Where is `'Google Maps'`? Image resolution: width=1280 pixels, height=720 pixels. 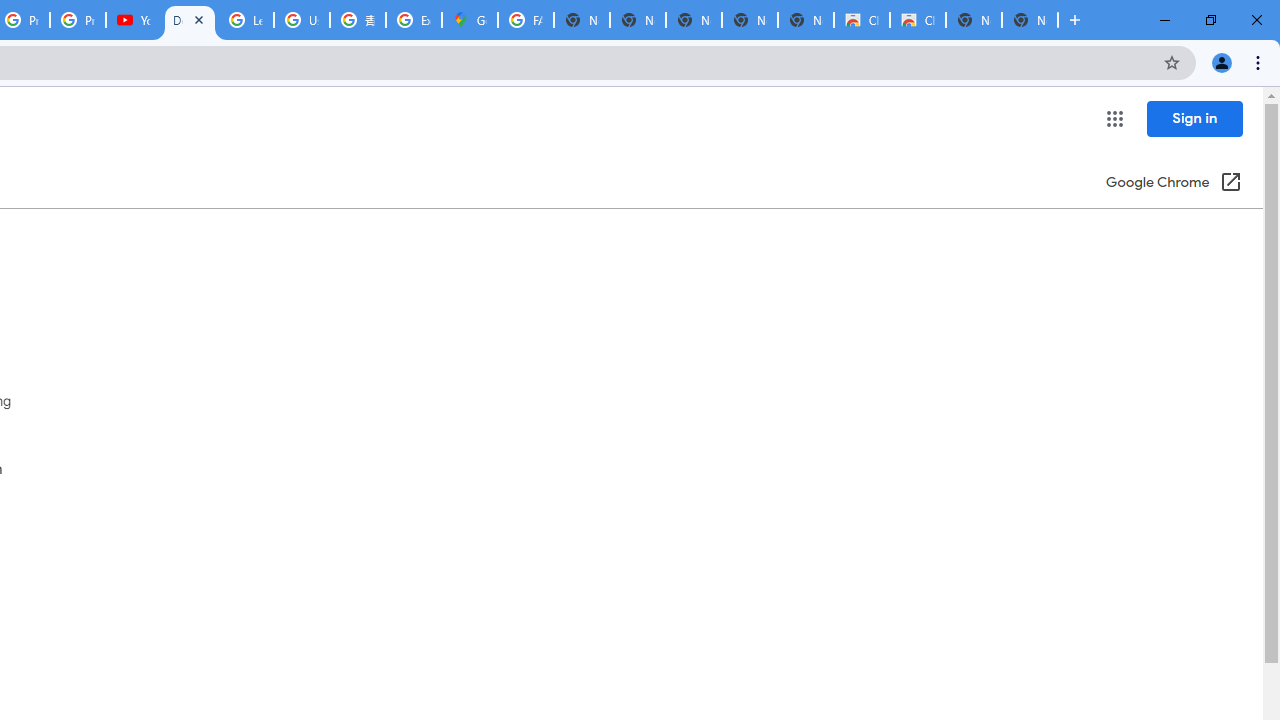 'Google Maps' is located at coordinates (468, 20).